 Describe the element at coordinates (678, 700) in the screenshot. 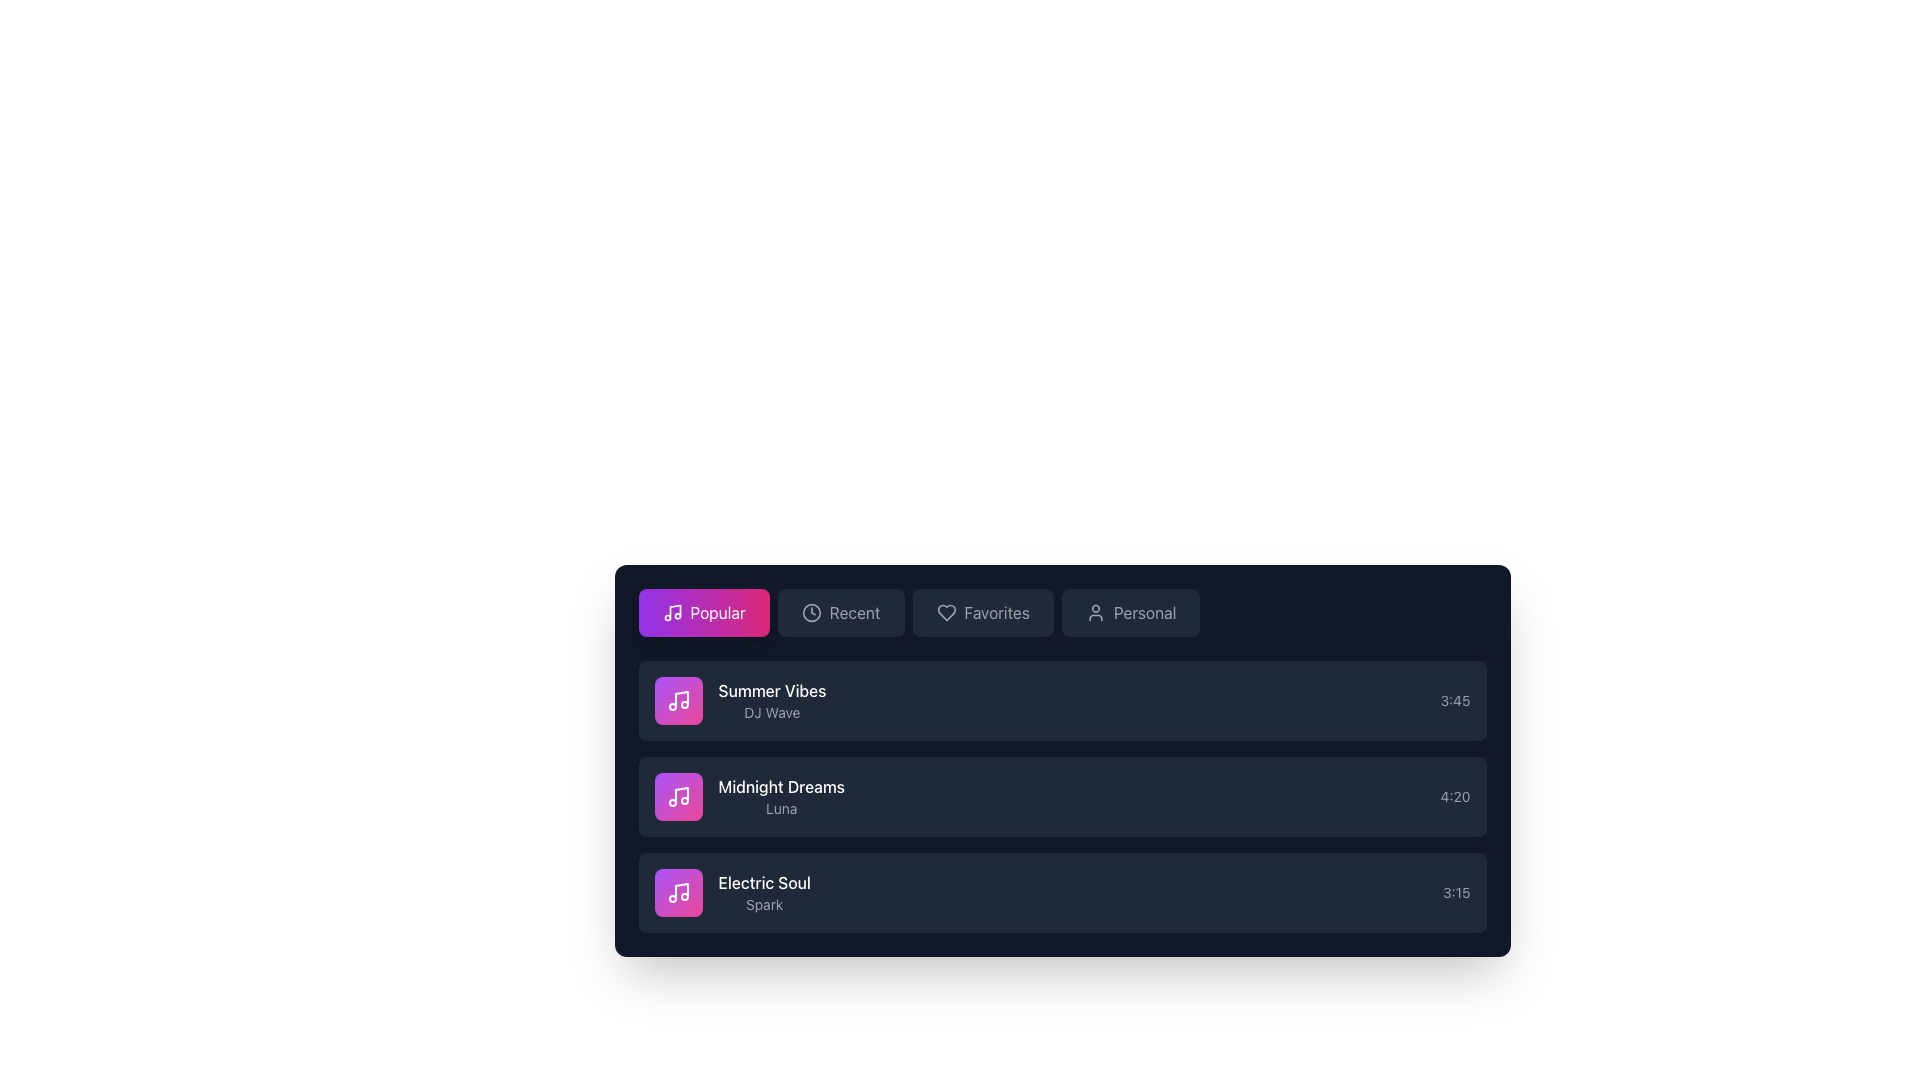

I see `or tab to the music note icon with a gradient background, located in the first row of the list to the left of 'Summer Vibes'` at that location.